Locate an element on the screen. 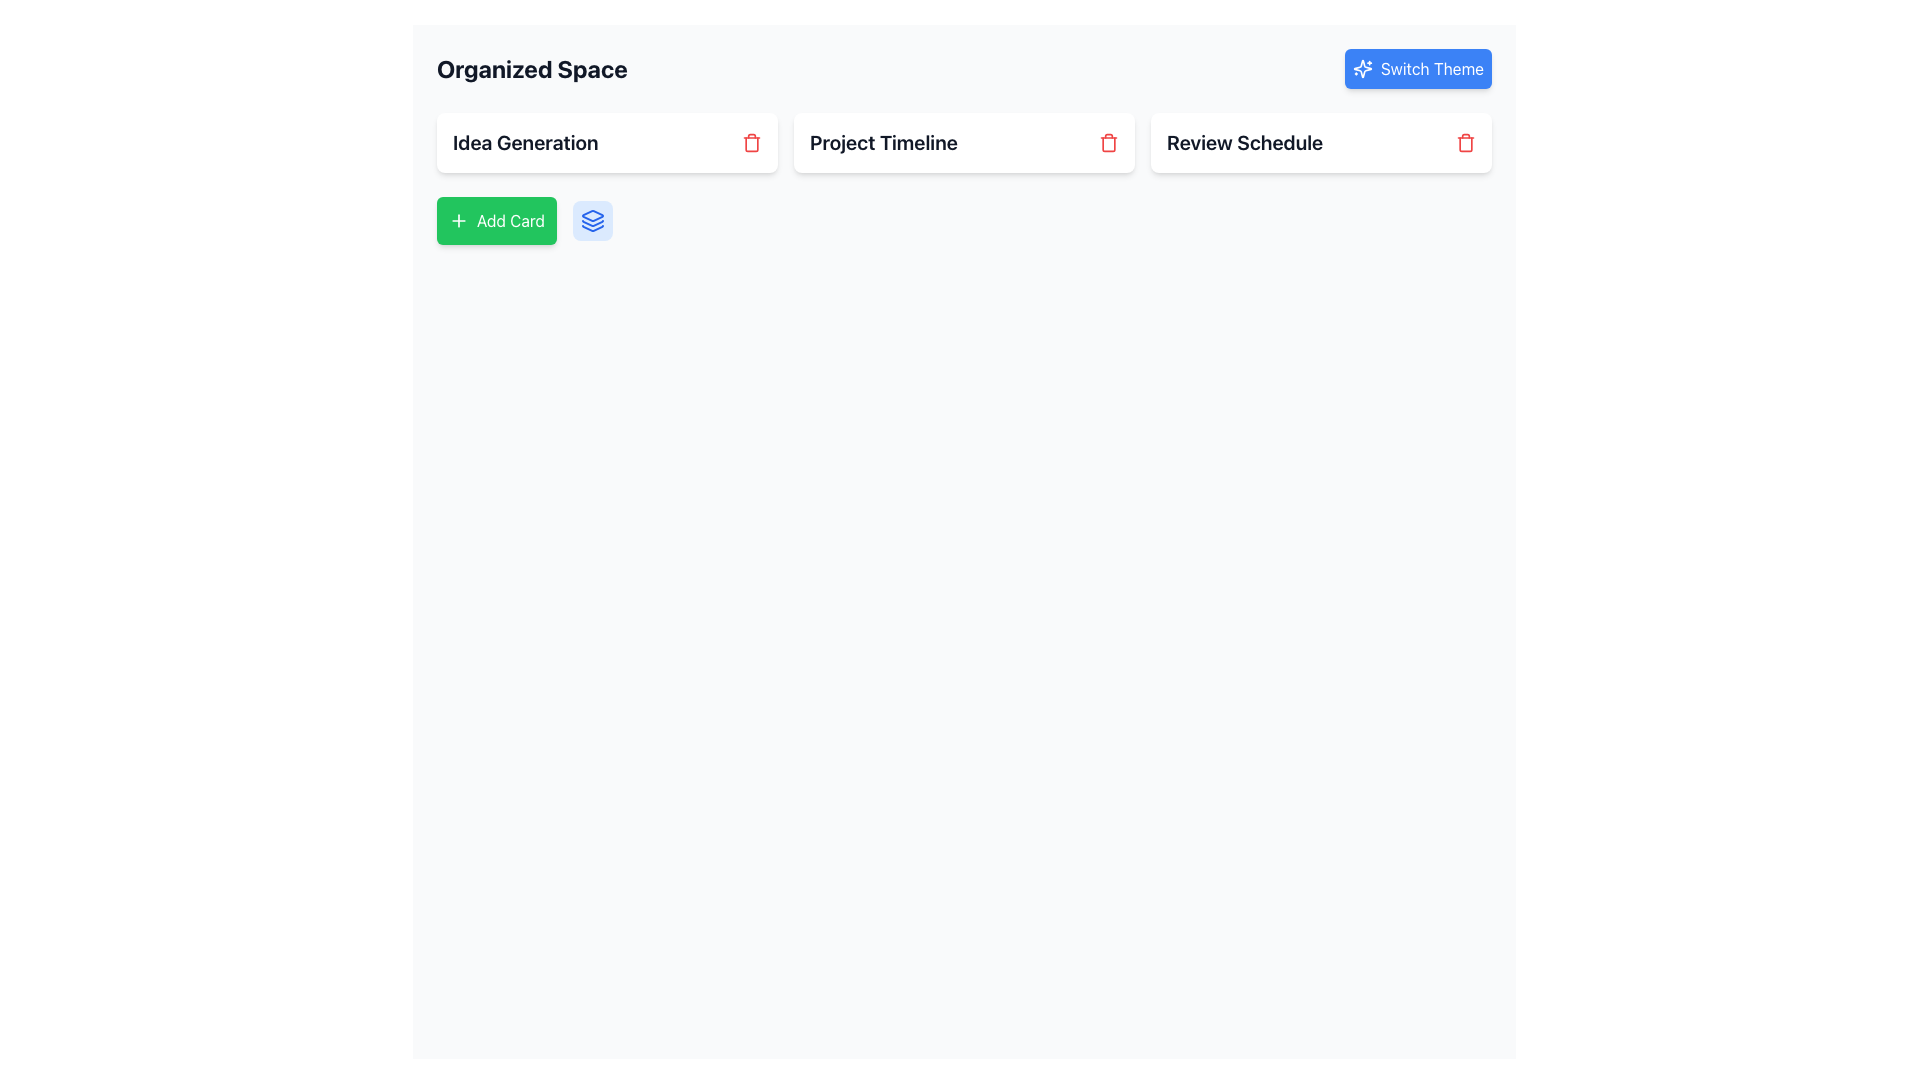  the descriptive title label for the 'Review Schedule' section, which is the third card in a horizontally arranged list of cards is located at coordinates (1244, 141).